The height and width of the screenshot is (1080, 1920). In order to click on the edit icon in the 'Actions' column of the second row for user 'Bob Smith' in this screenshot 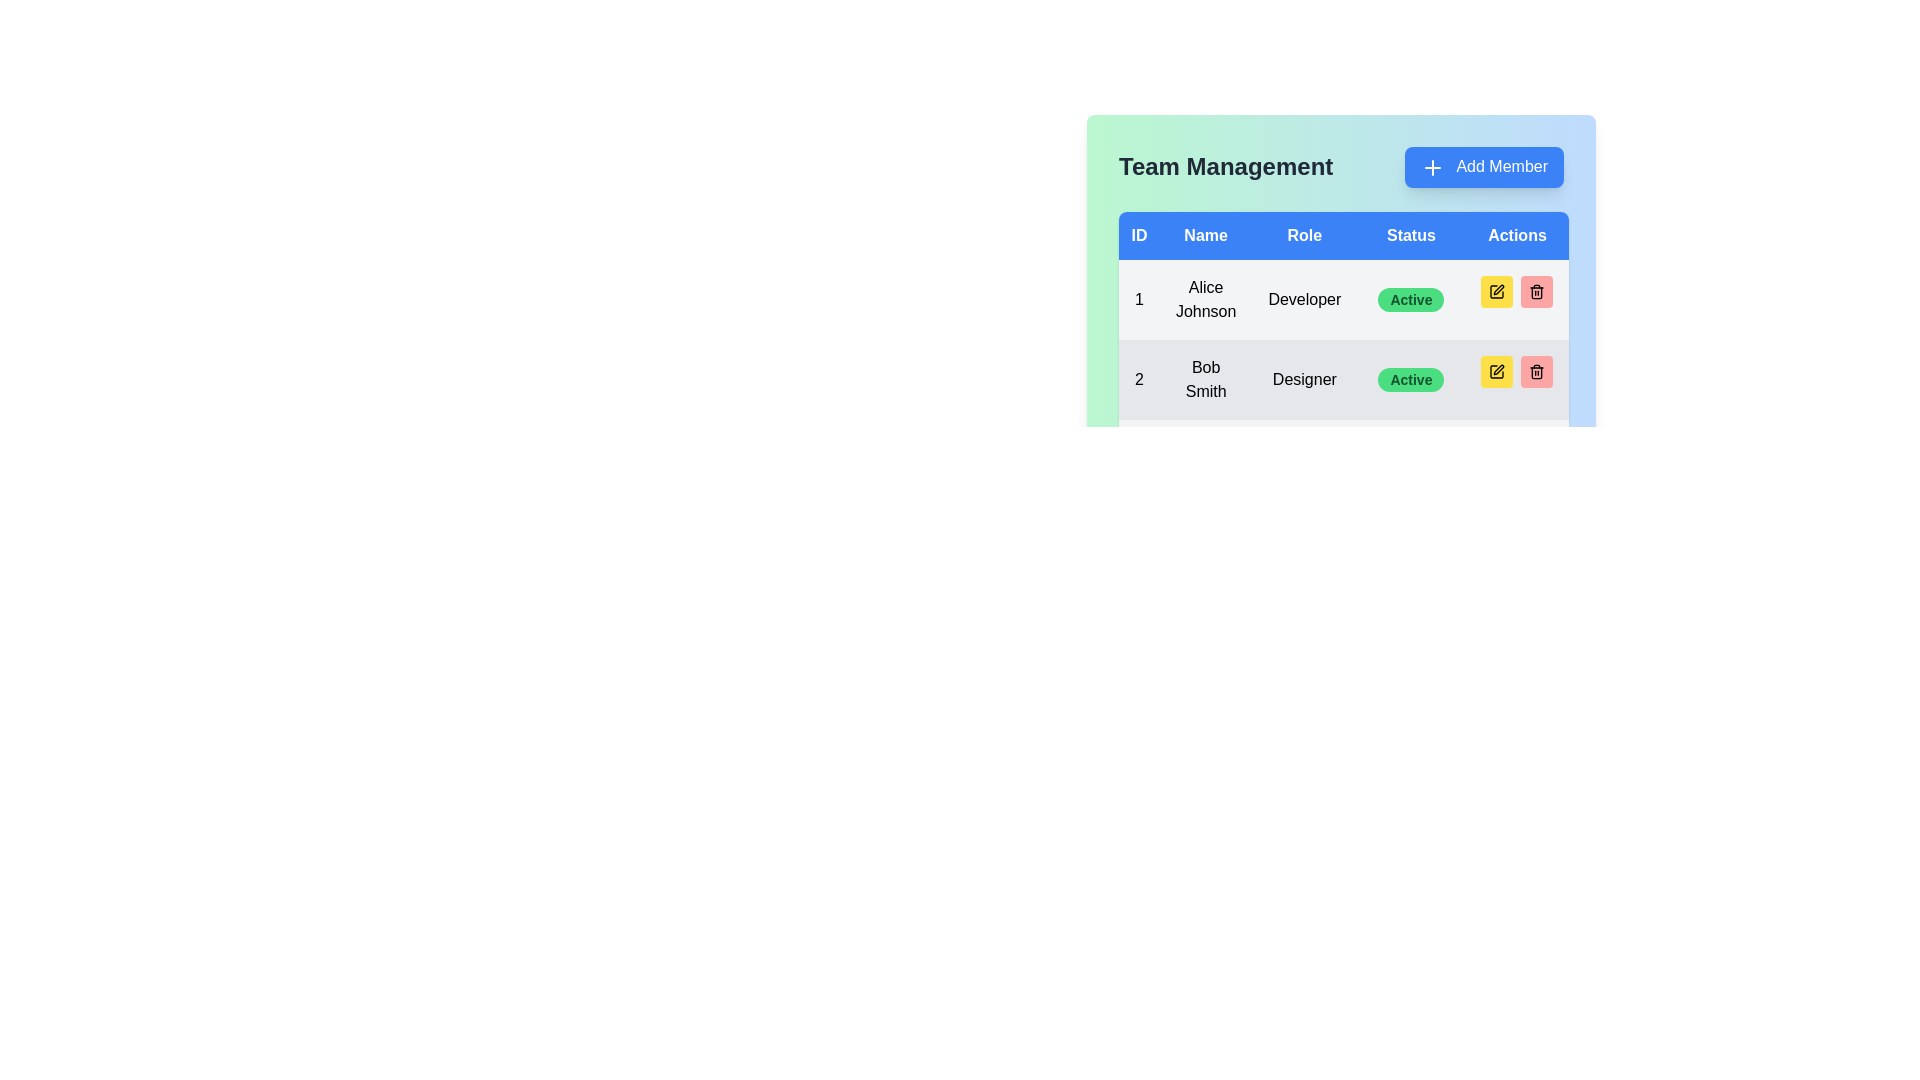, I will do `click(1497, 291)`.